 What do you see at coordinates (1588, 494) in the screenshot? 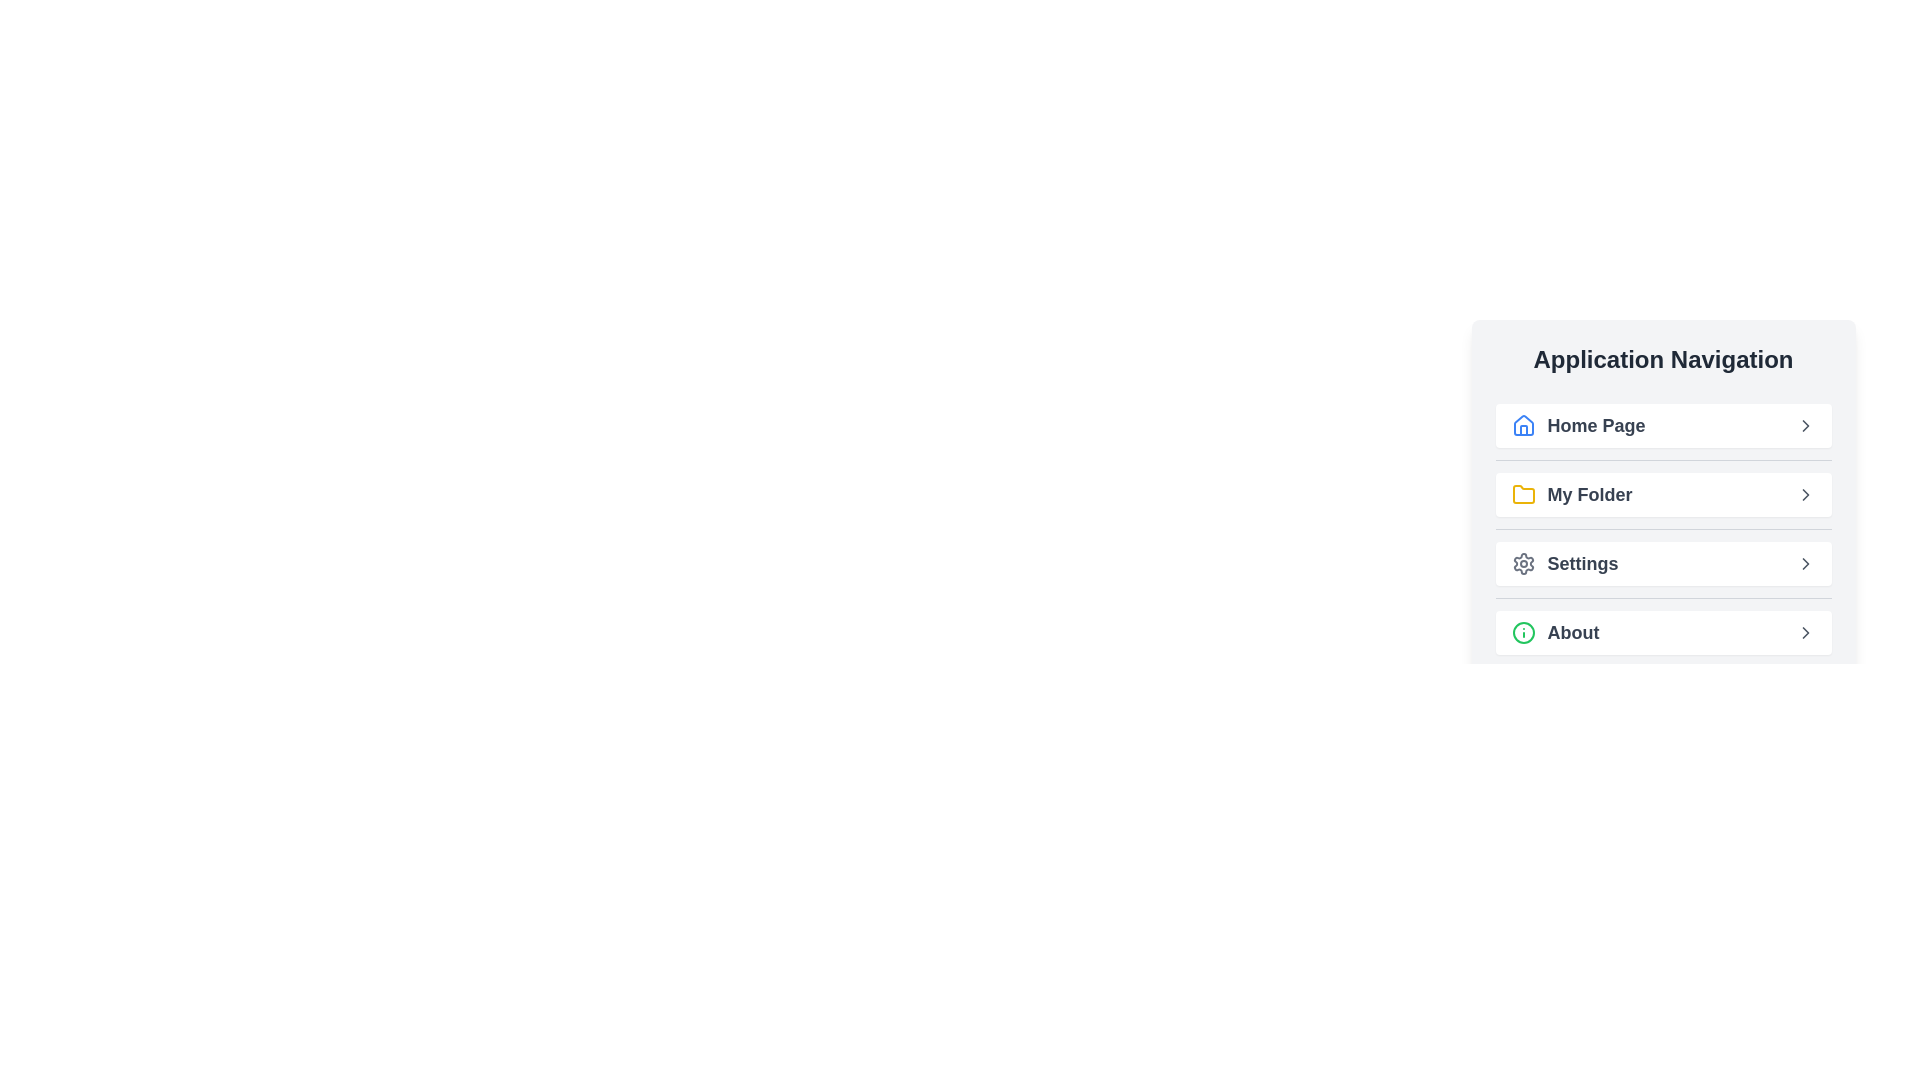
I see `'My Folder' text label, which is part of the Application Navigation menu, located next to a yellow folder icon` at bounding box center [1588, 494].